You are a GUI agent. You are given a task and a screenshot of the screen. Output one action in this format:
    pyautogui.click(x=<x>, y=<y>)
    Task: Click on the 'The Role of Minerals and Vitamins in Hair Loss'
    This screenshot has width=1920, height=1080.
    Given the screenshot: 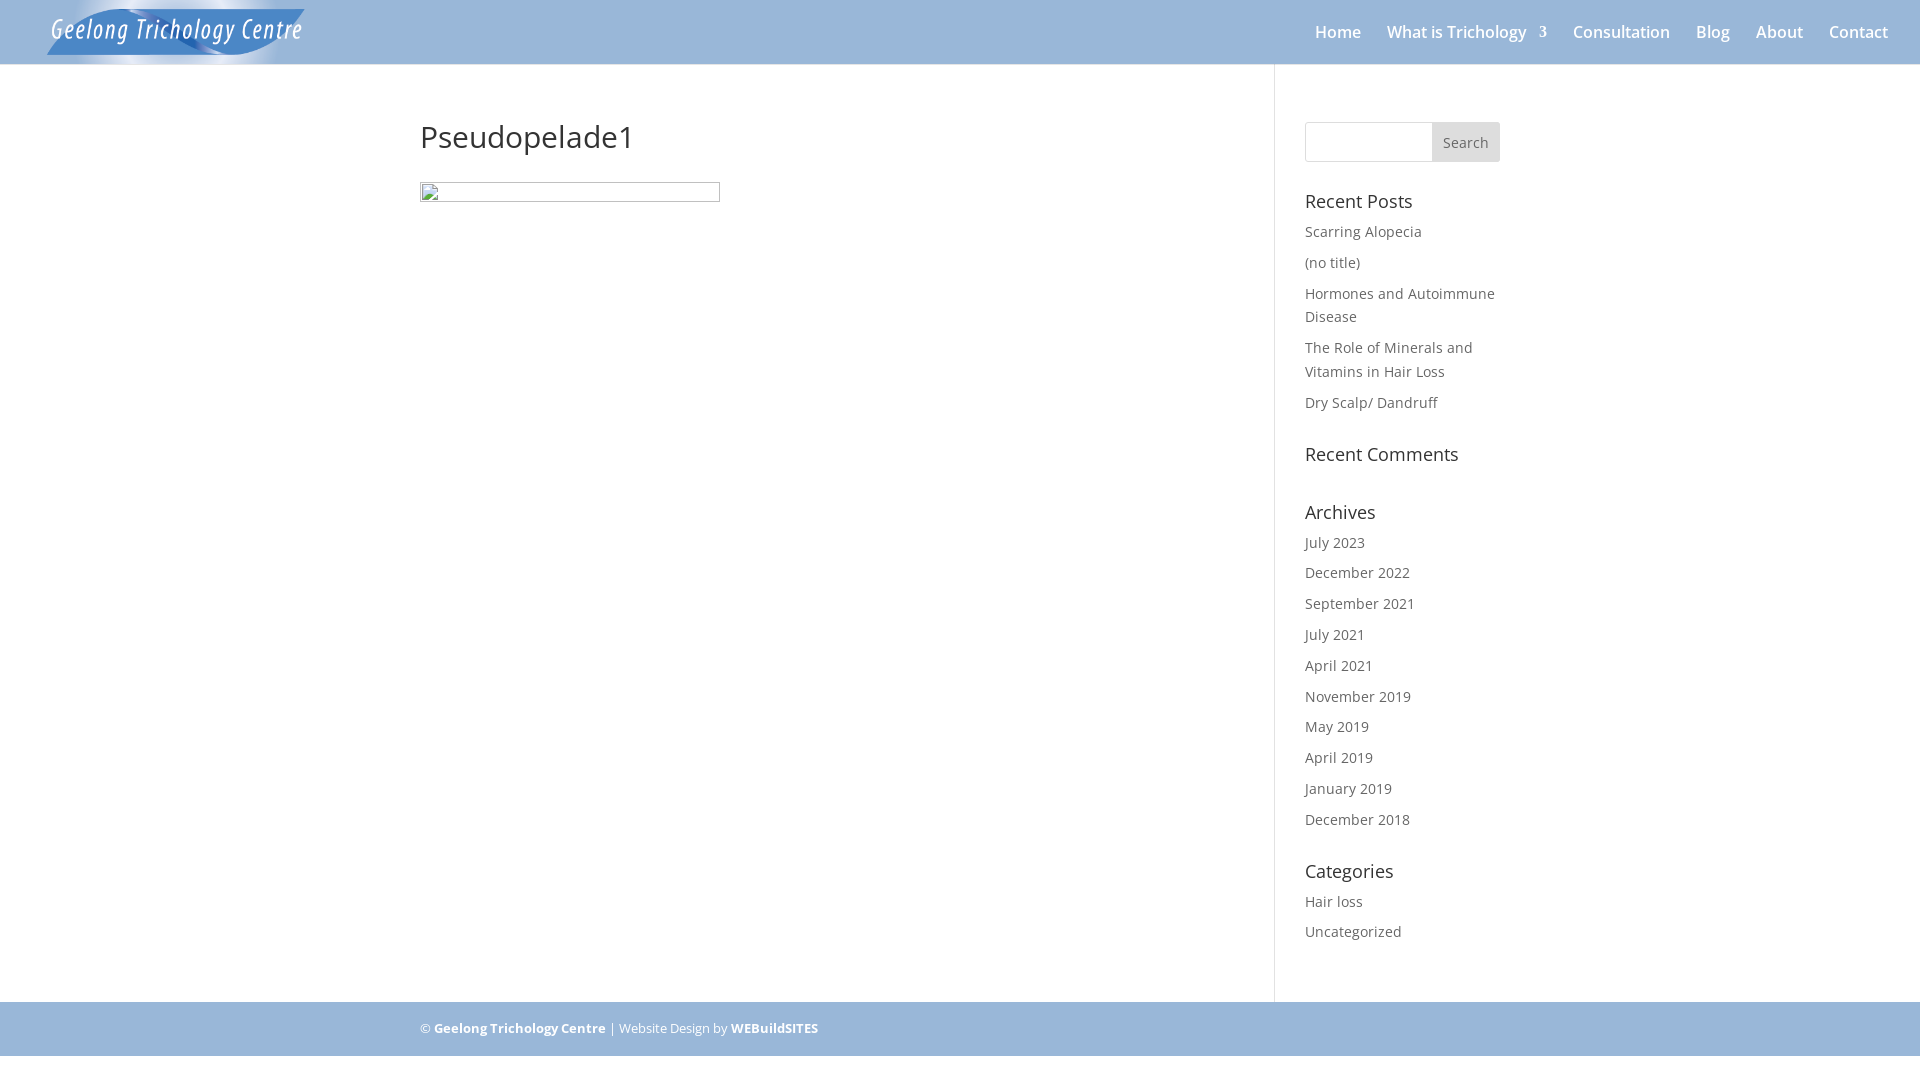 What is the action you would take?
    pyautogui.click(x=1305, y=358)
    